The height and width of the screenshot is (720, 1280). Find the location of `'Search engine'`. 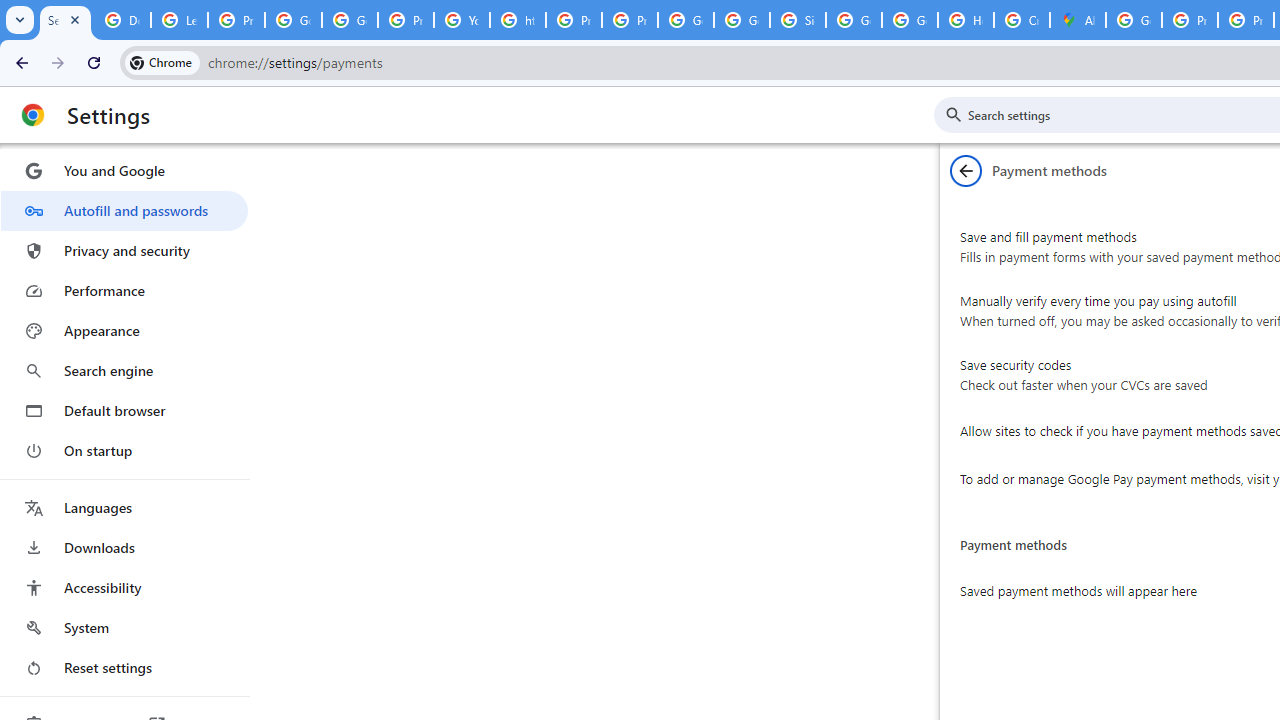

'Search engine' is located at coordinates (123, 371).